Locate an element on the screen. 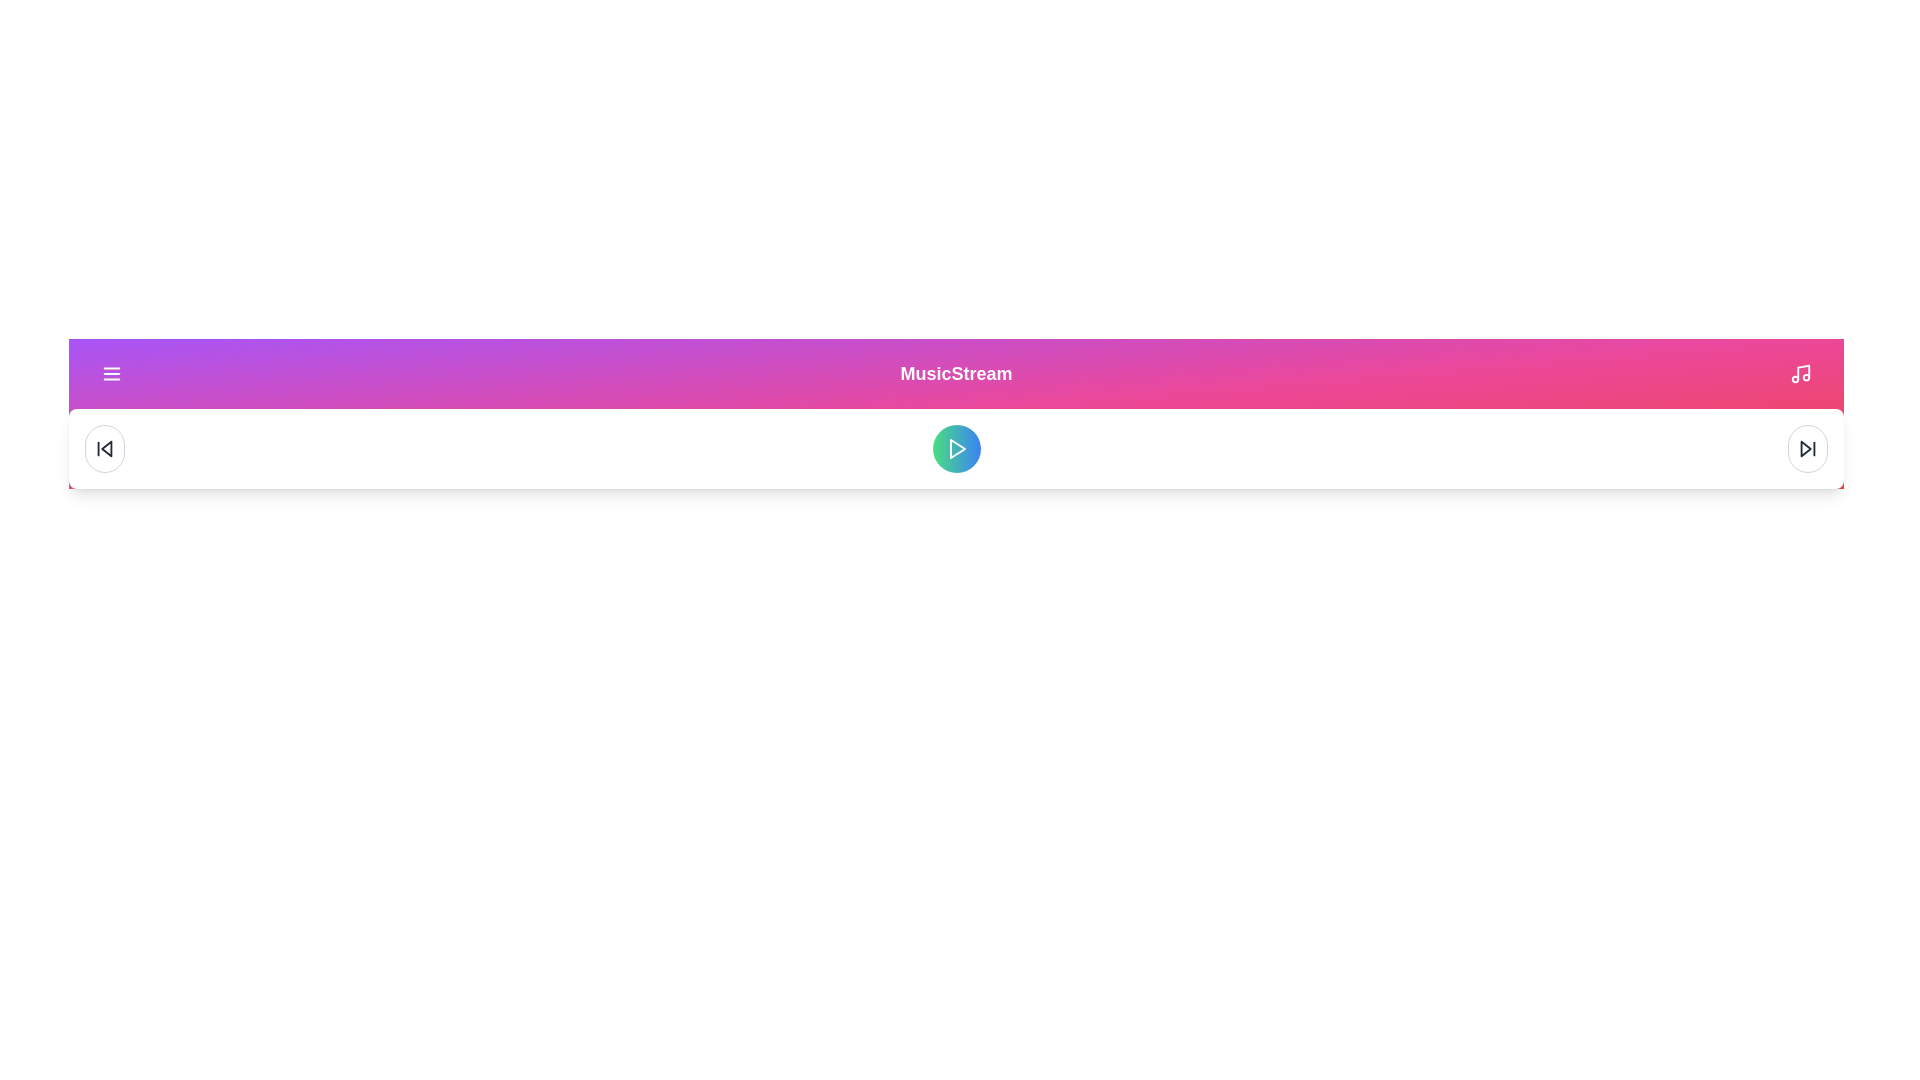 Image resolution: width=1920 pixels, height=1080 pixels. the left arrow button to navigate to the previous track is located at coordinates (104, 447).